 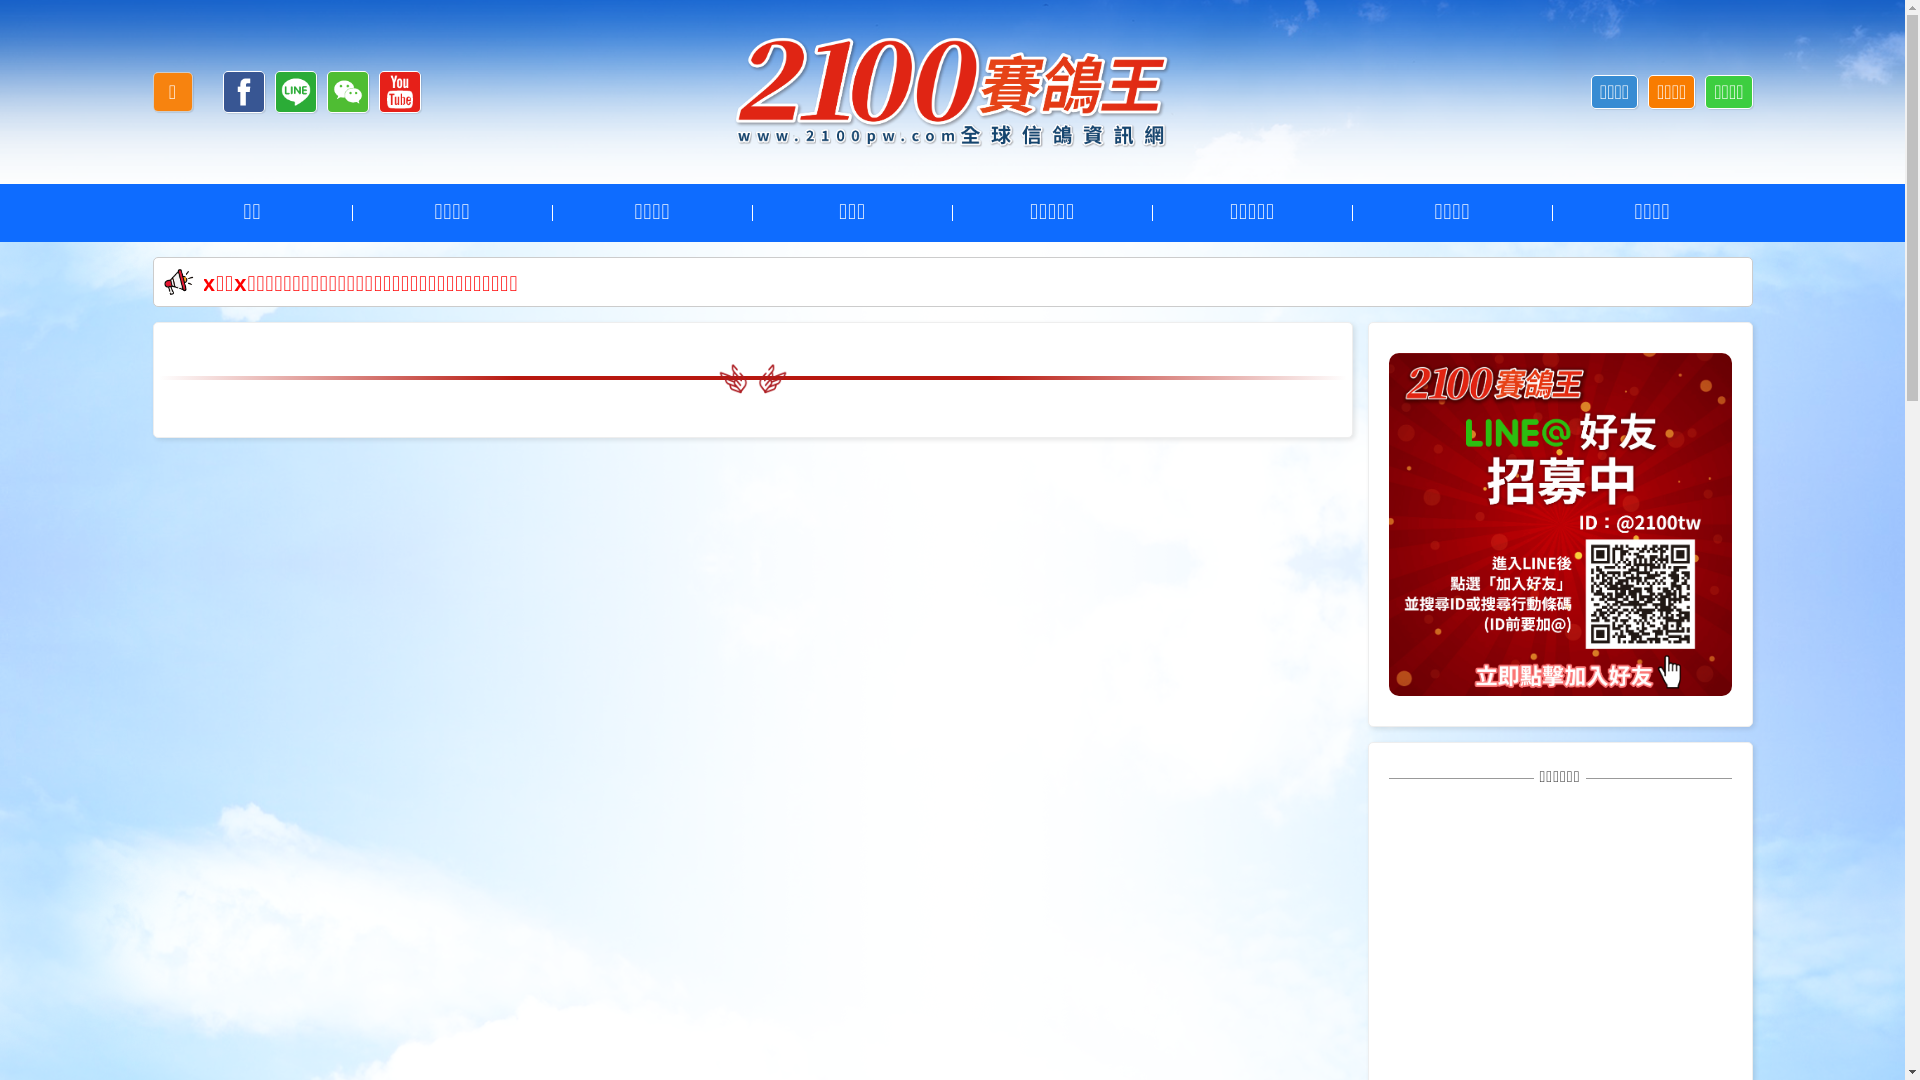 I want to click on 'Line', so click(x=295, y=92).